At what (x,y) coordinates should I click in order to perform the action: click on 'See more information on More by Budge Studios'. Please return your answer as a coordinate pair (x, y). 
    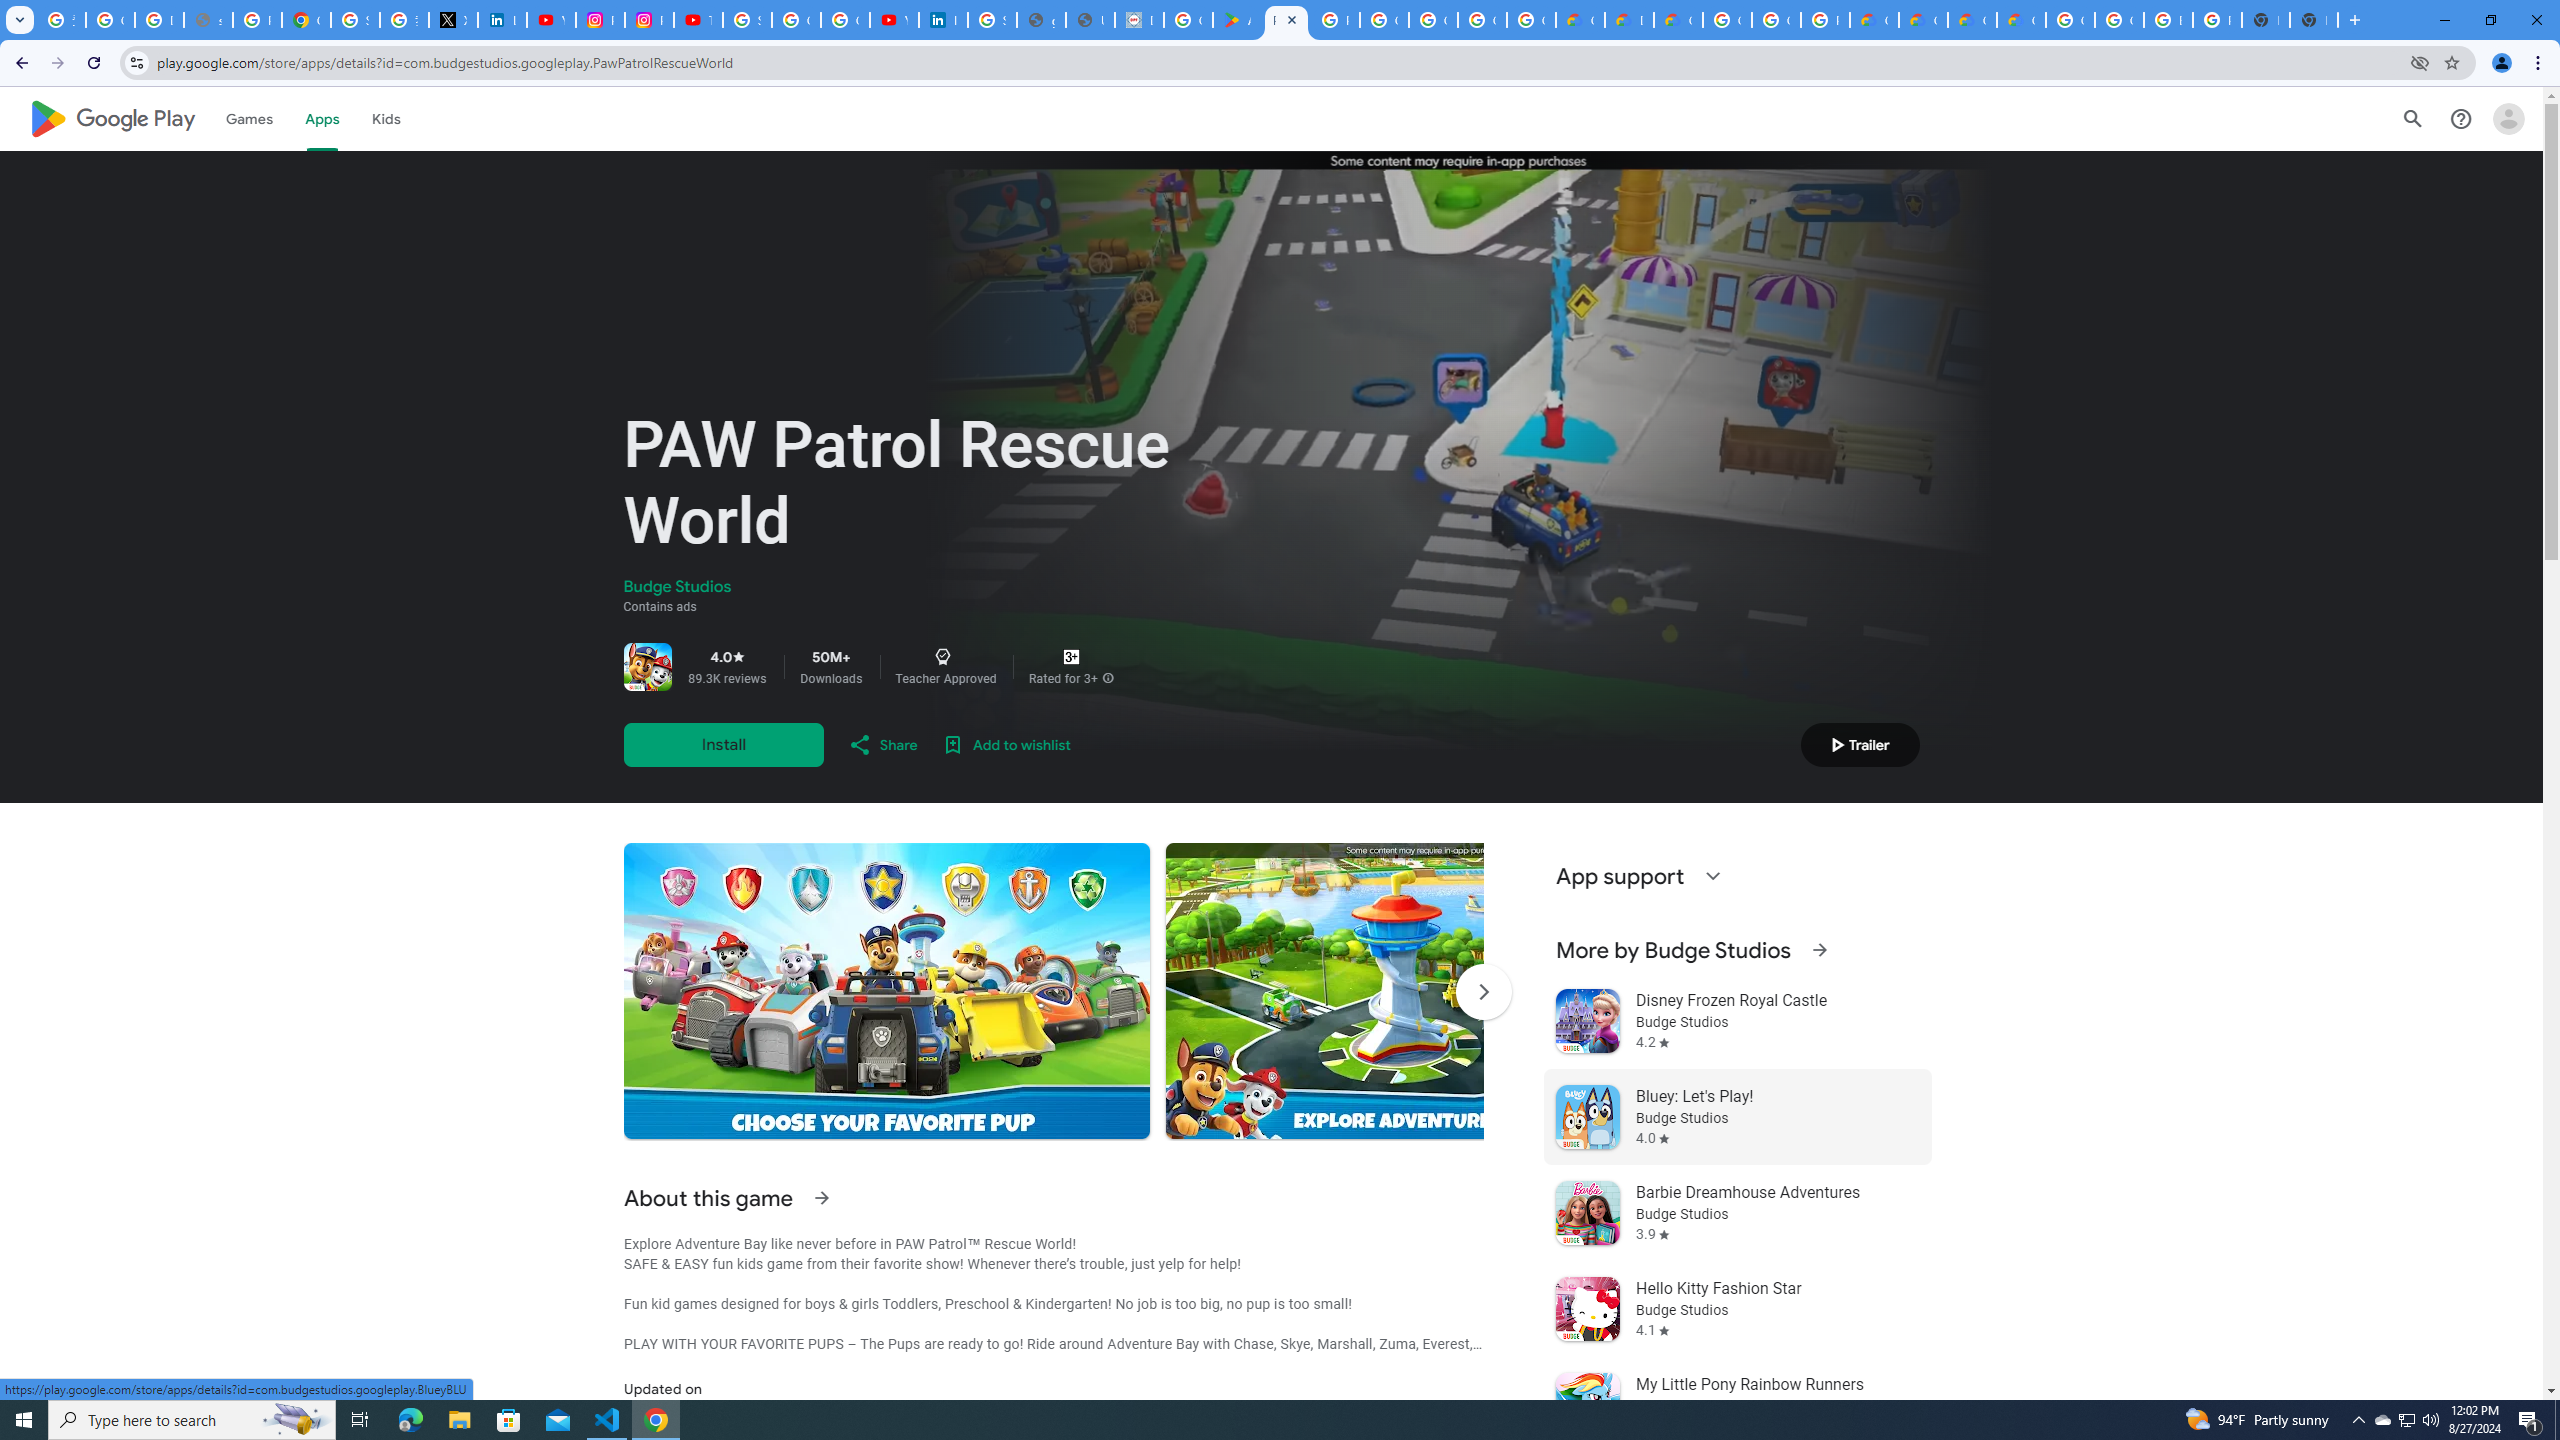
    Looking at the image, I should click on (1818, 949).